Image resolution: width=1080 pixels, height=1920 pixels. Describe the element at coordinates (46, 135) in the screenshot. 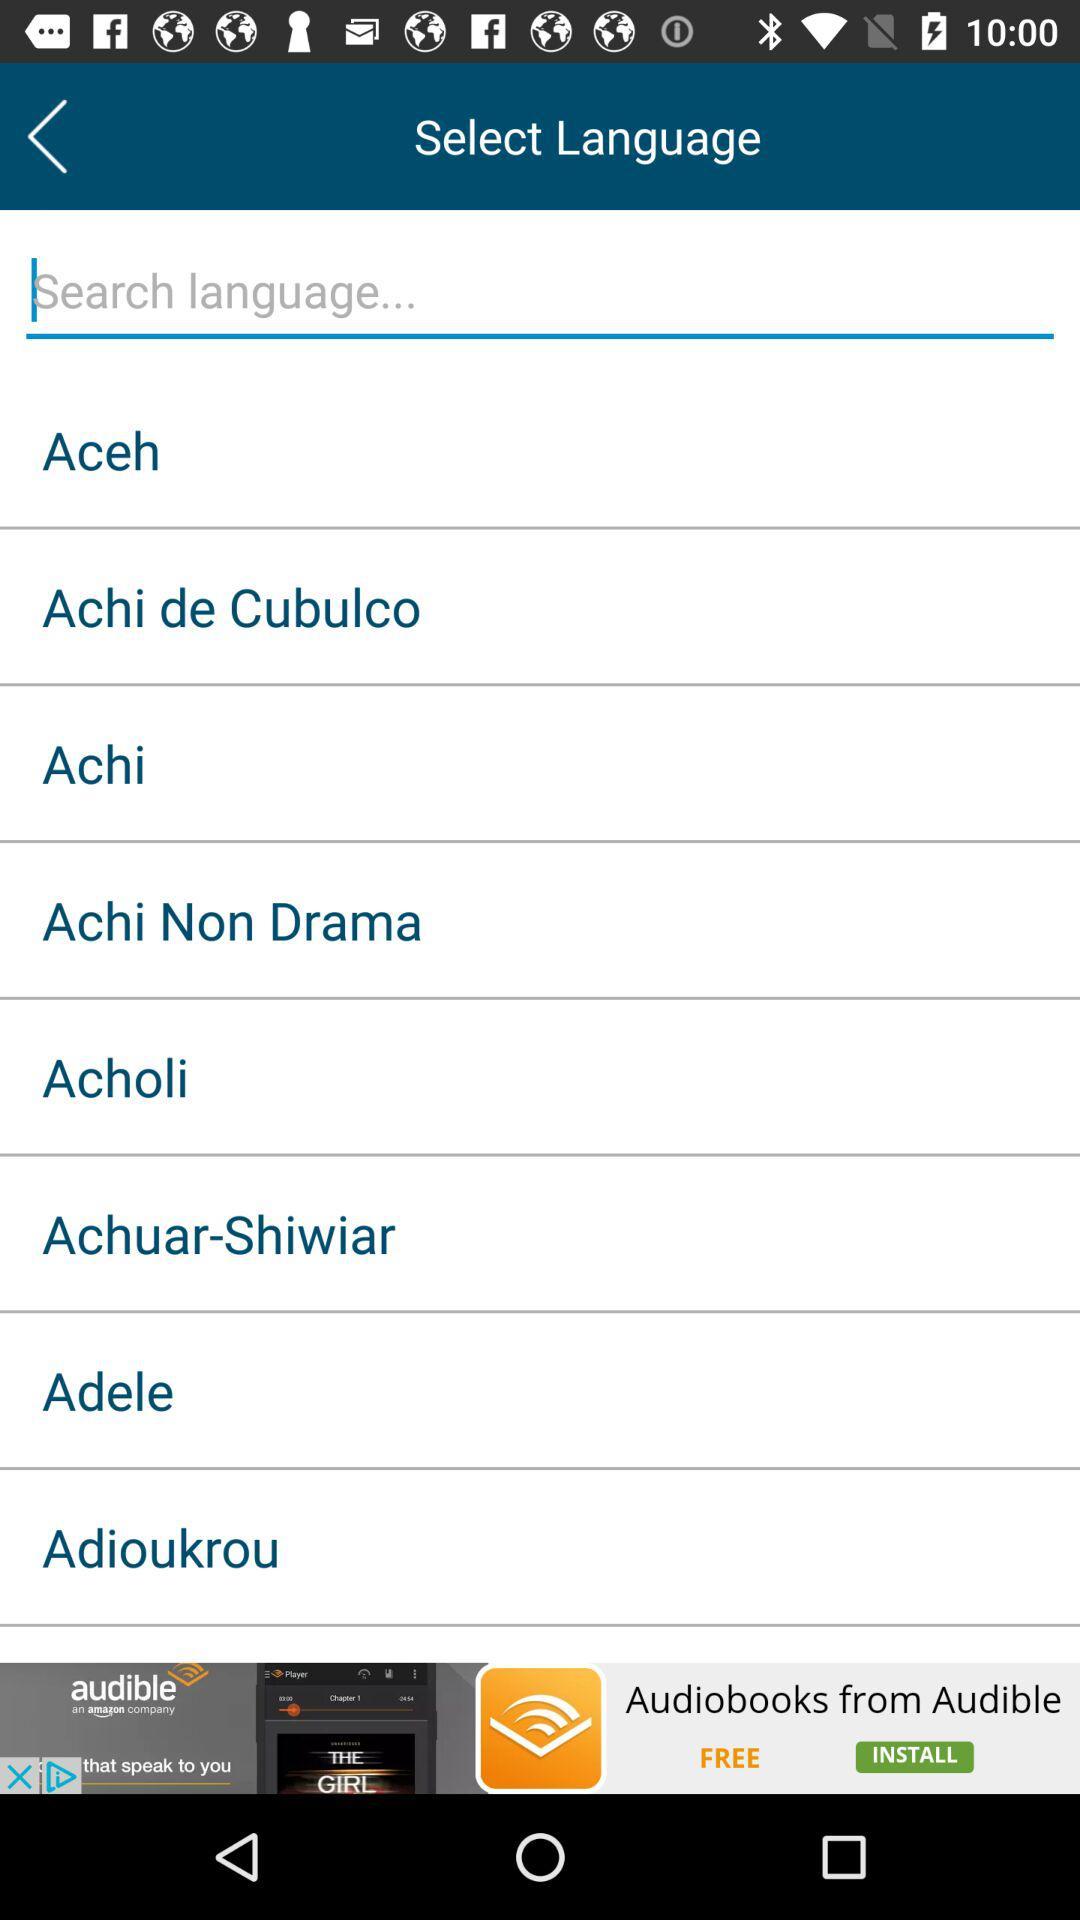

I see `back option` at that location.